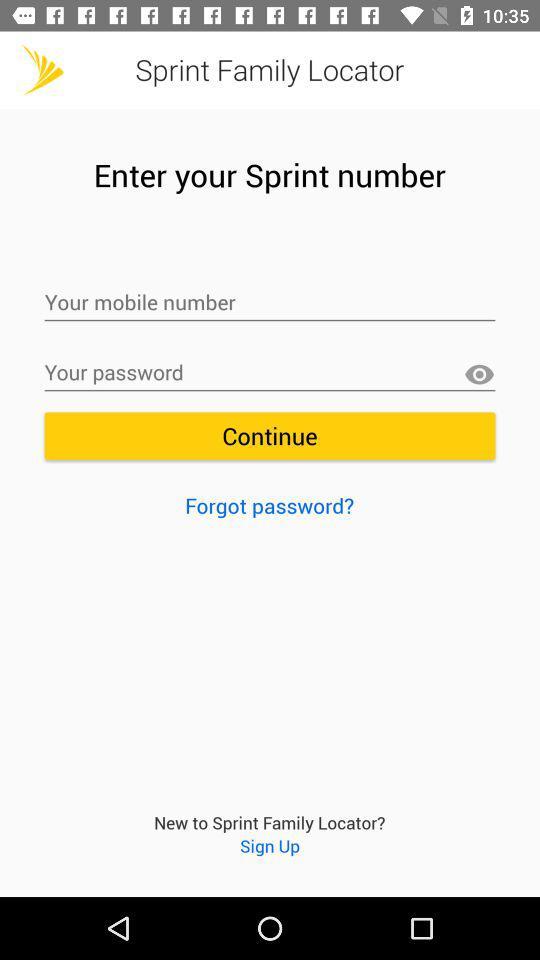  I want to click on item below the continue item, so click(269, 504).